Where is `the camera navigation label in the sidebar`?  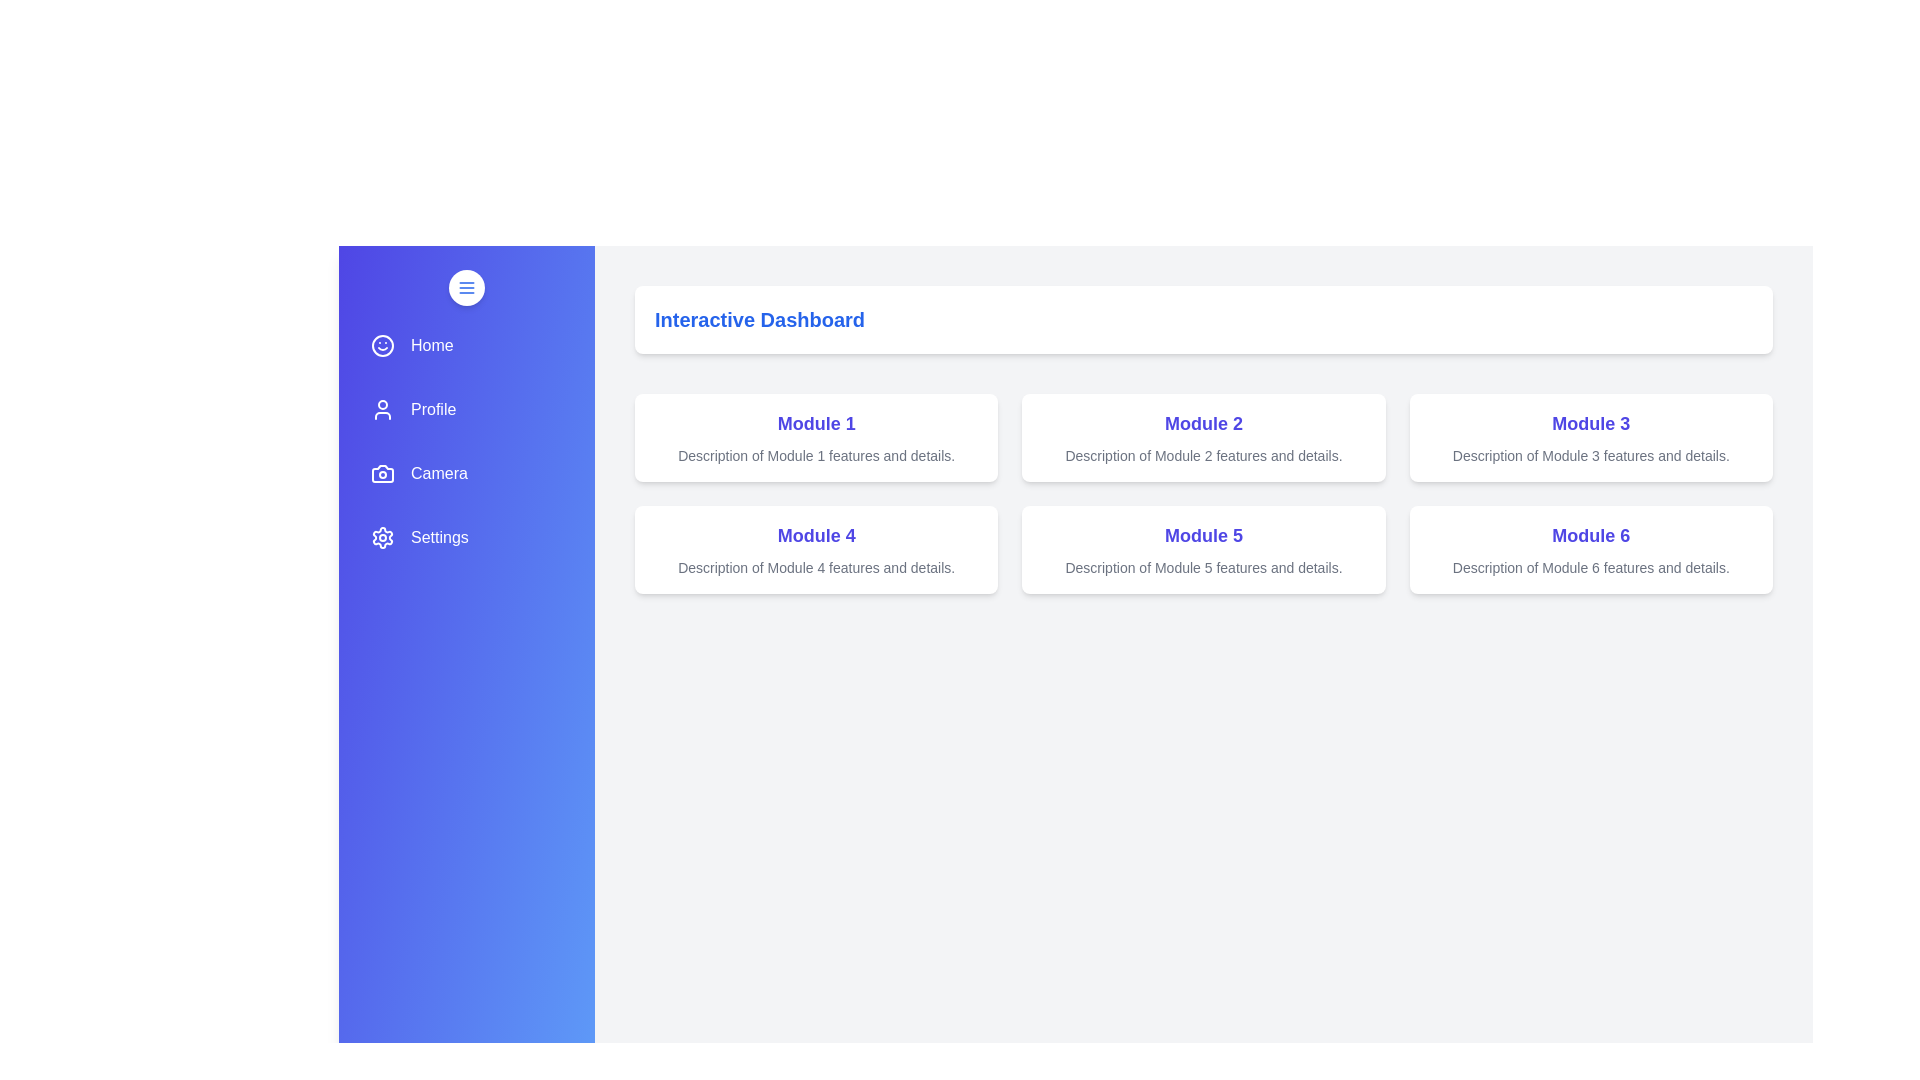 the camera navigation label in the sidebar is located at coordinates (438, 474).